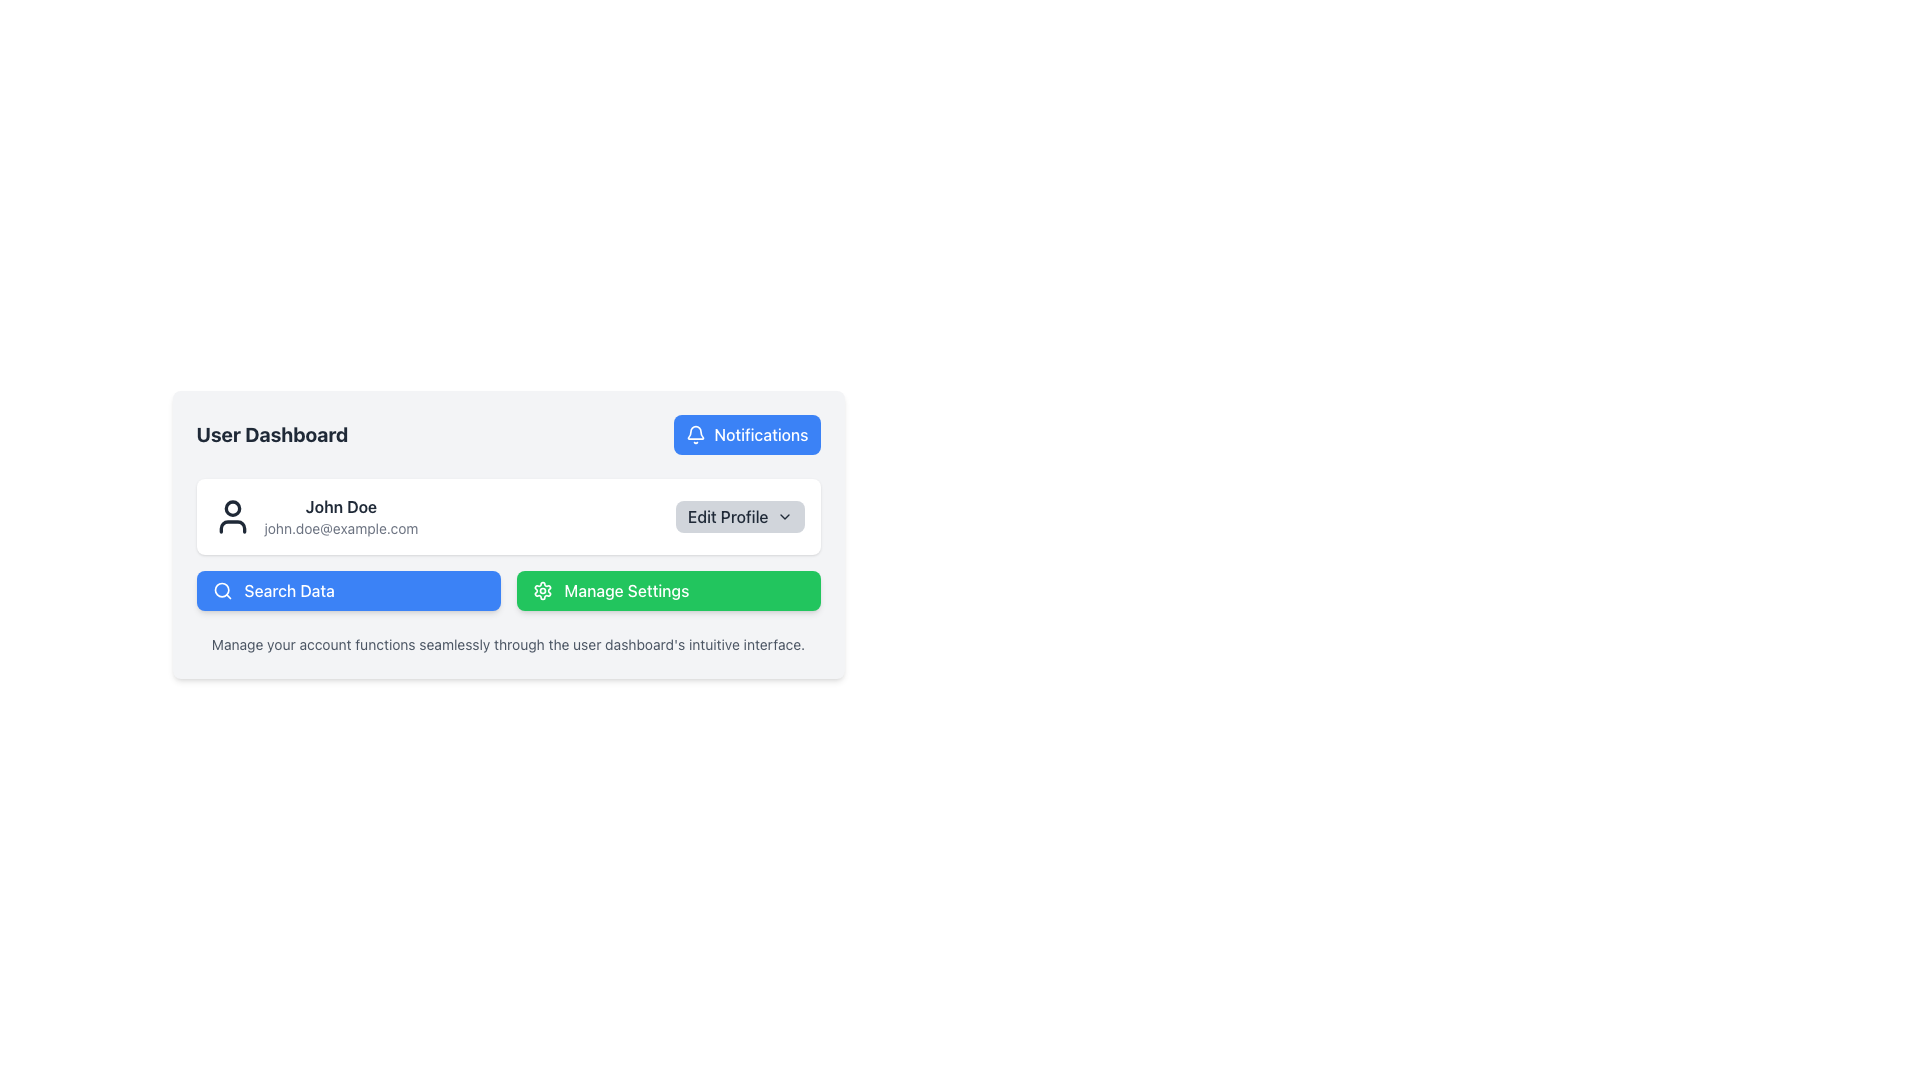  What do you see at coordinates (542, 589) in the screenshot?
I see `the settings icon, which is a cogwheel shape with a green background and white outline, located to the left of the 'Manage Settings' button` at bounding box center [542, 589].